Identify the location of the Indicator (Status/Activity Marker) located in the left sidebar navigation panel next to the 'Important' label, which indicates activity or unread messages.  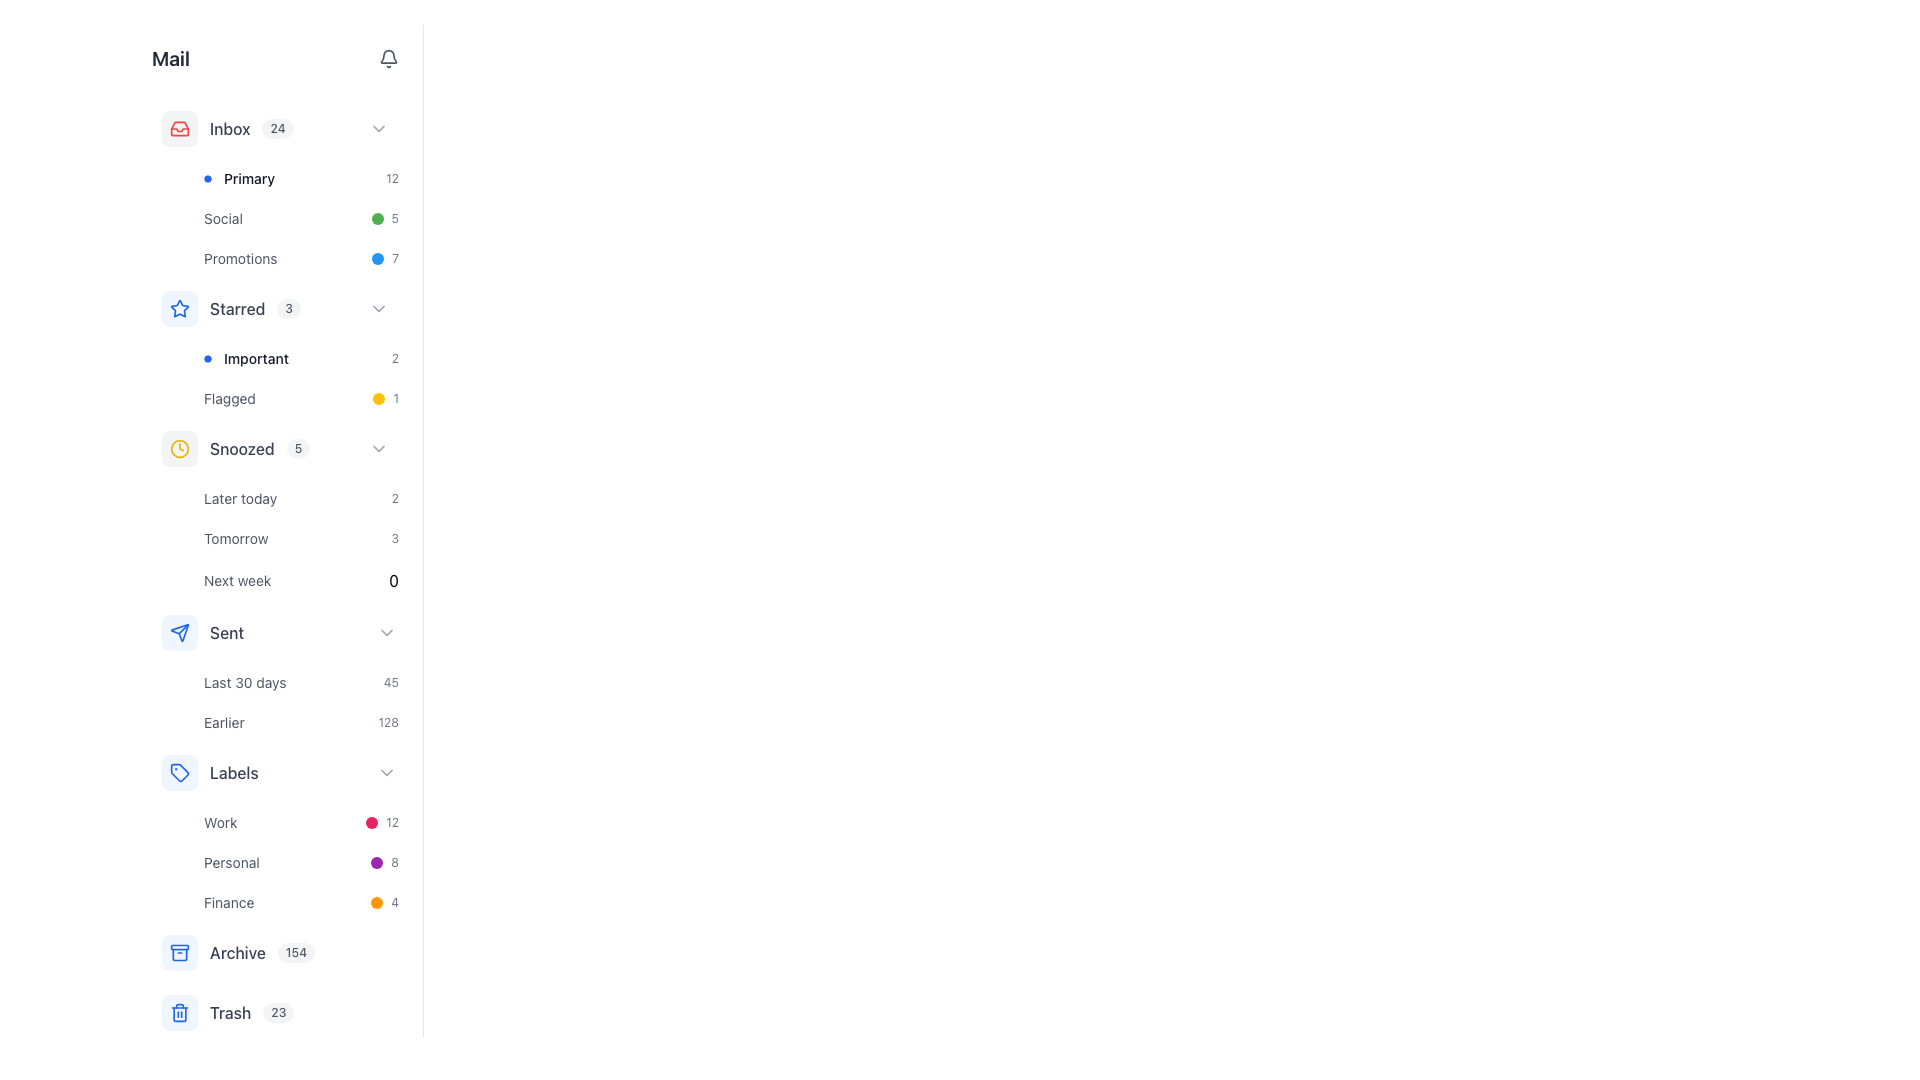
(379, 398).